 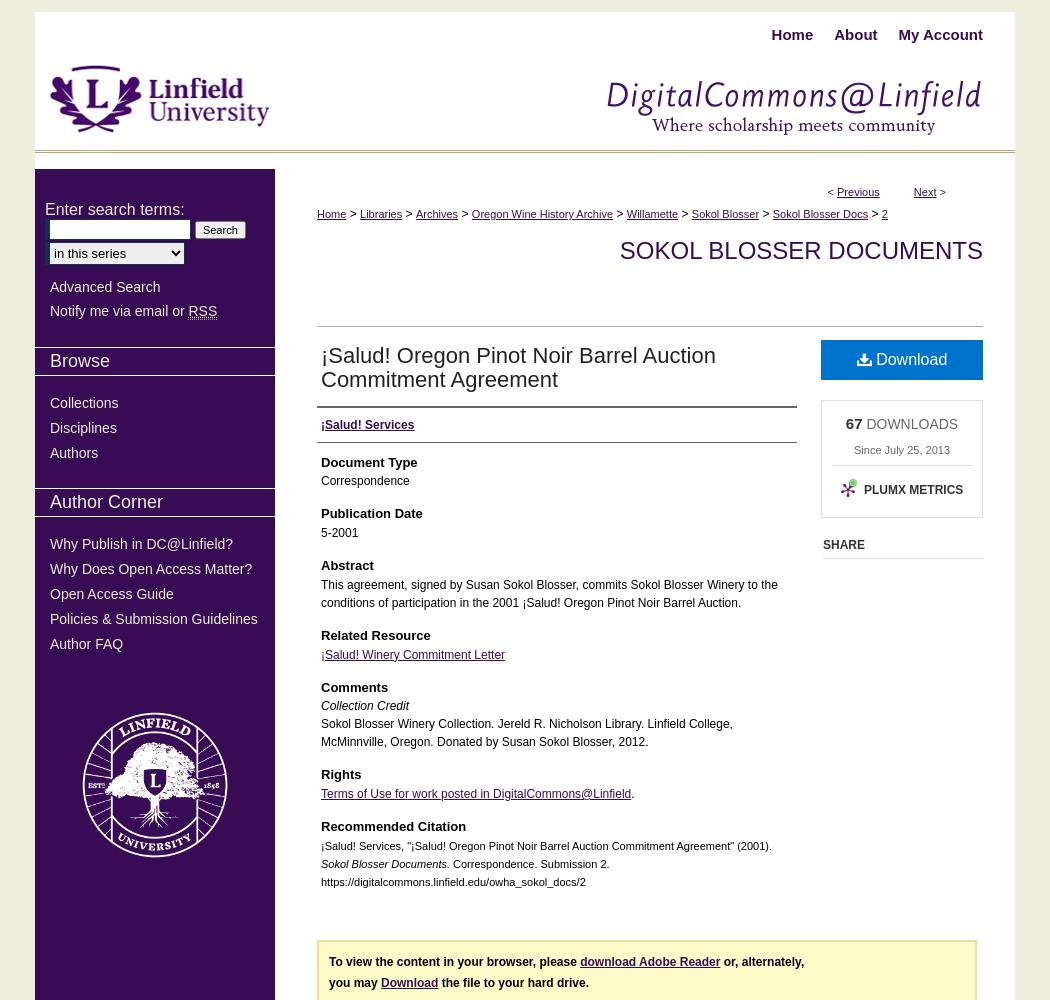 I want to click on 'DOWNLOADS', so click(x=910, y=423).